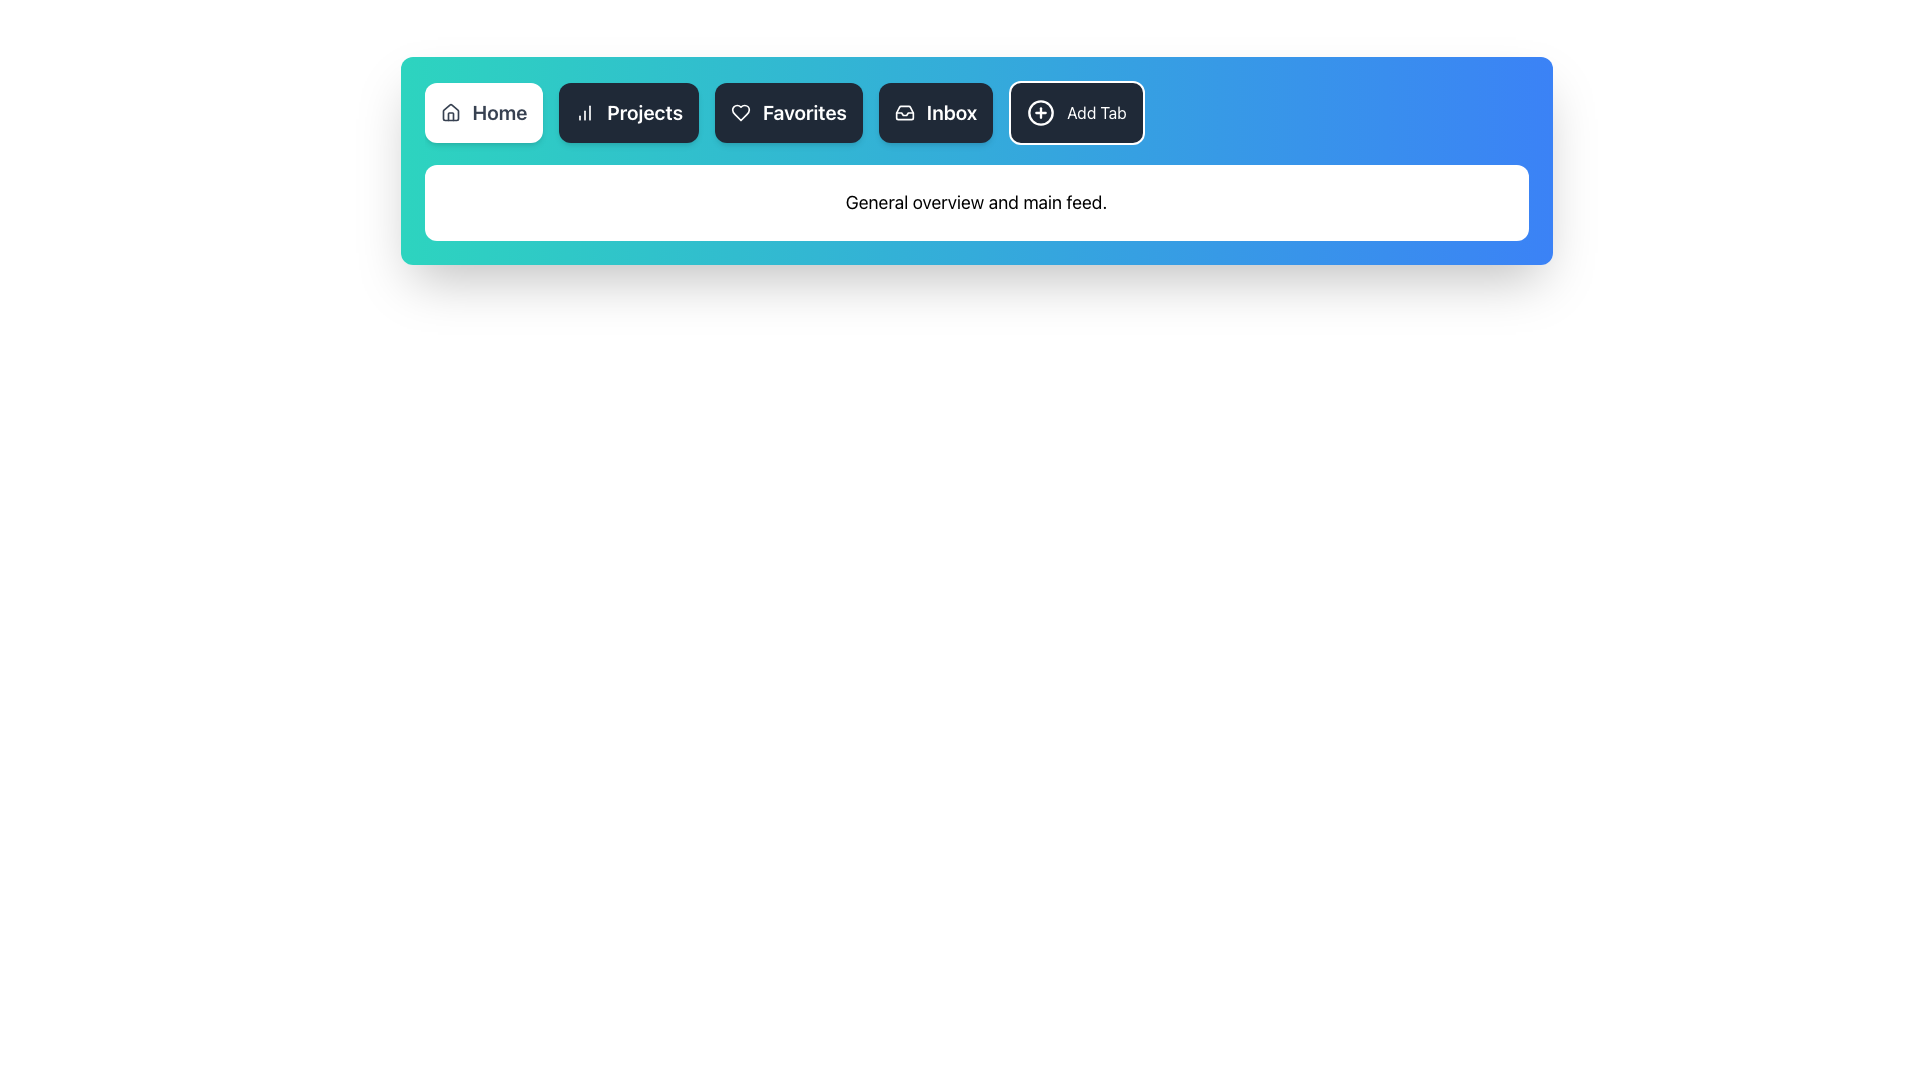 Image resolution: width=1920 pixels, height=1080 pixels. What do you see at coordinates (804, 112) in the screenshot?
I see `the 'Favorites' label element within the navigation button that includes a heart icon, which is the third button in the horizontal menu bar` at bounding box center [804, 112].